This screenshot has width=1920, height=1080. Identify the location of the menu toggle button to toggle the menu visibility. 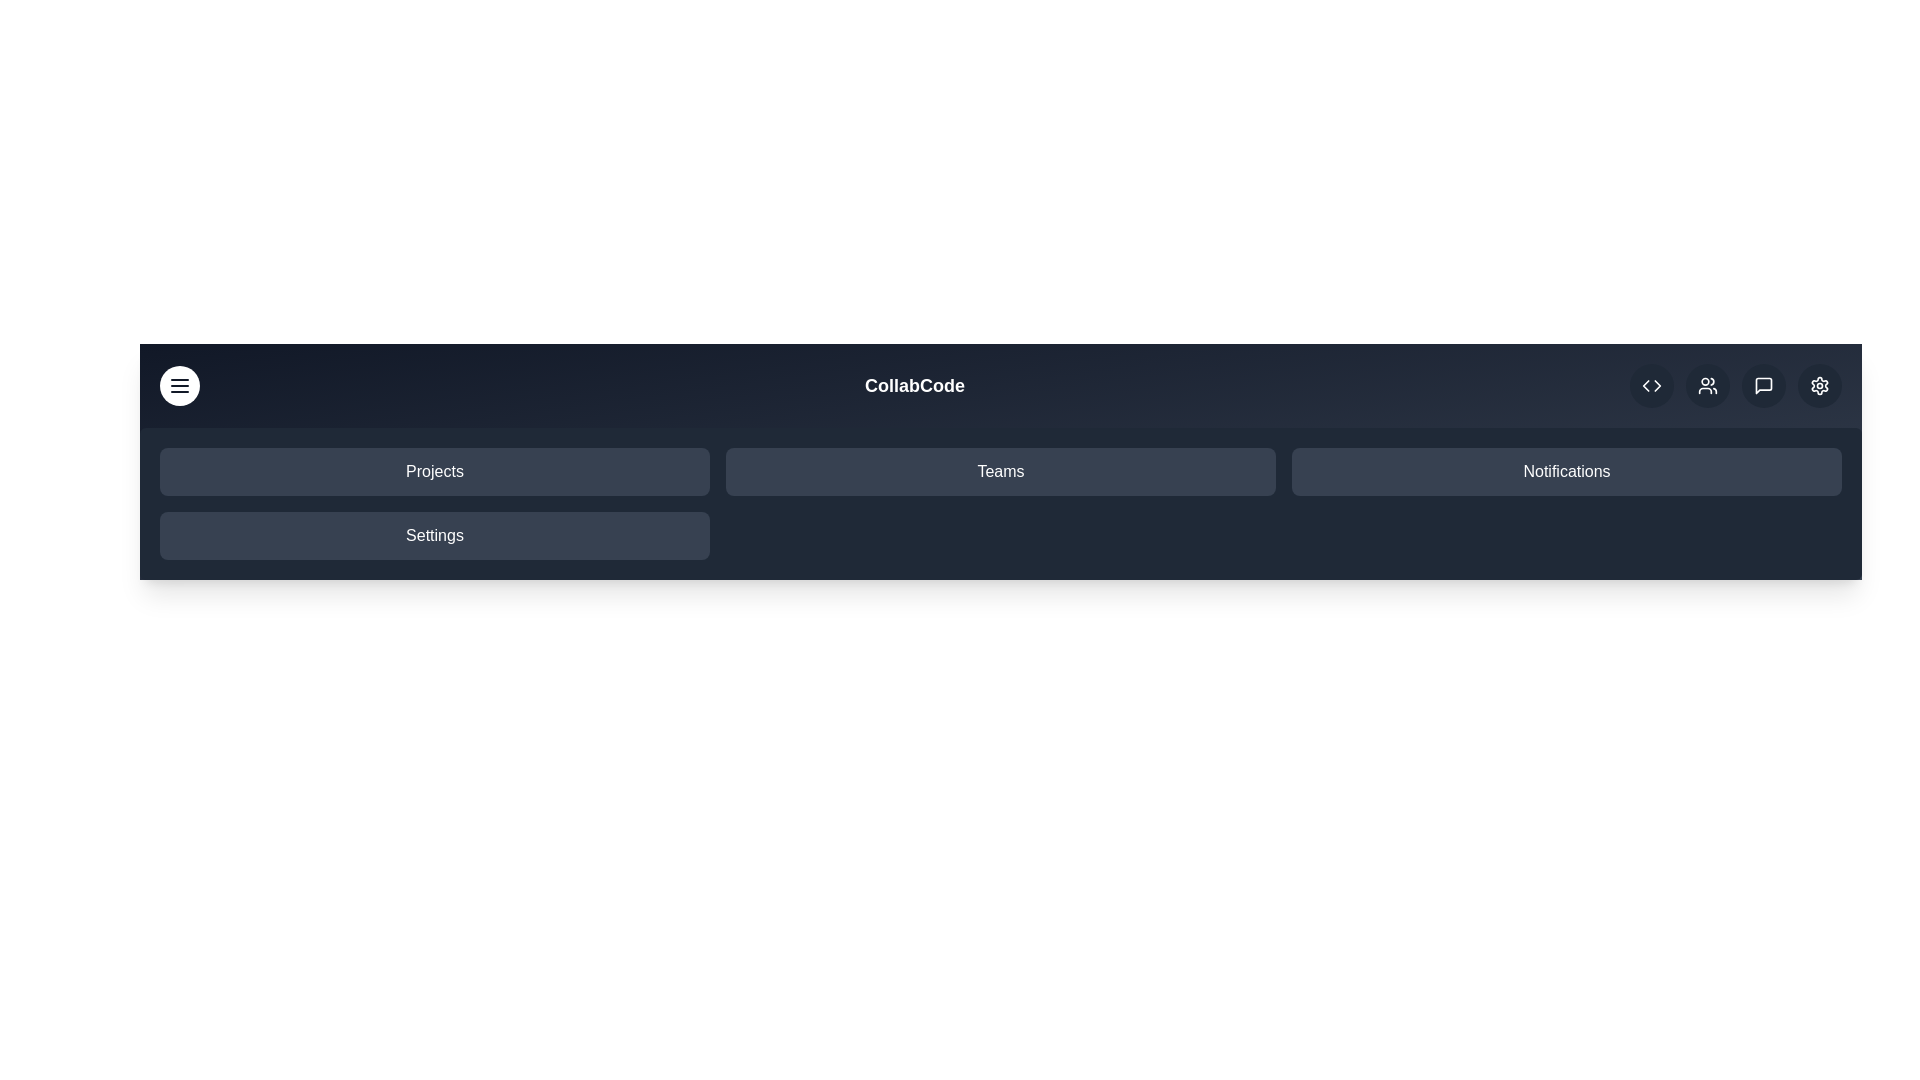
(180, 385).